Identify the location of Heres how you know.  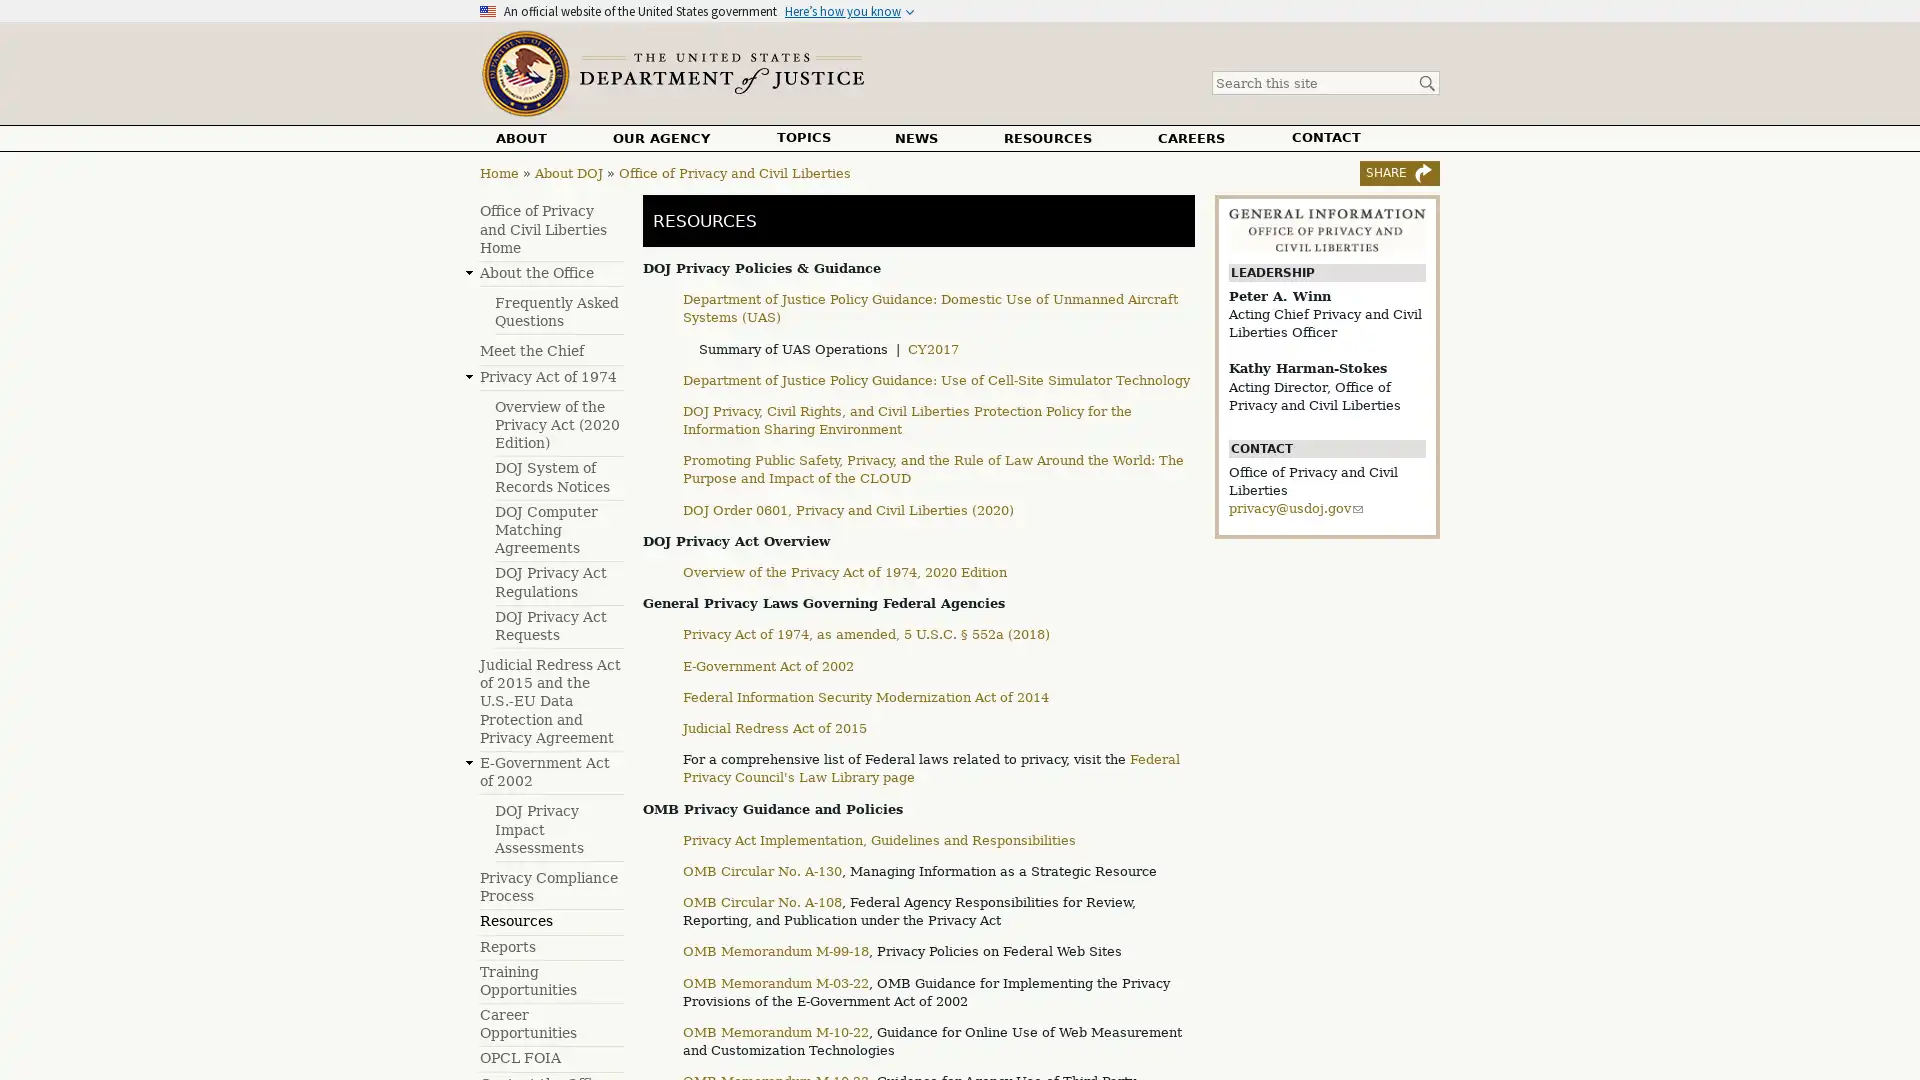
(849, 11).